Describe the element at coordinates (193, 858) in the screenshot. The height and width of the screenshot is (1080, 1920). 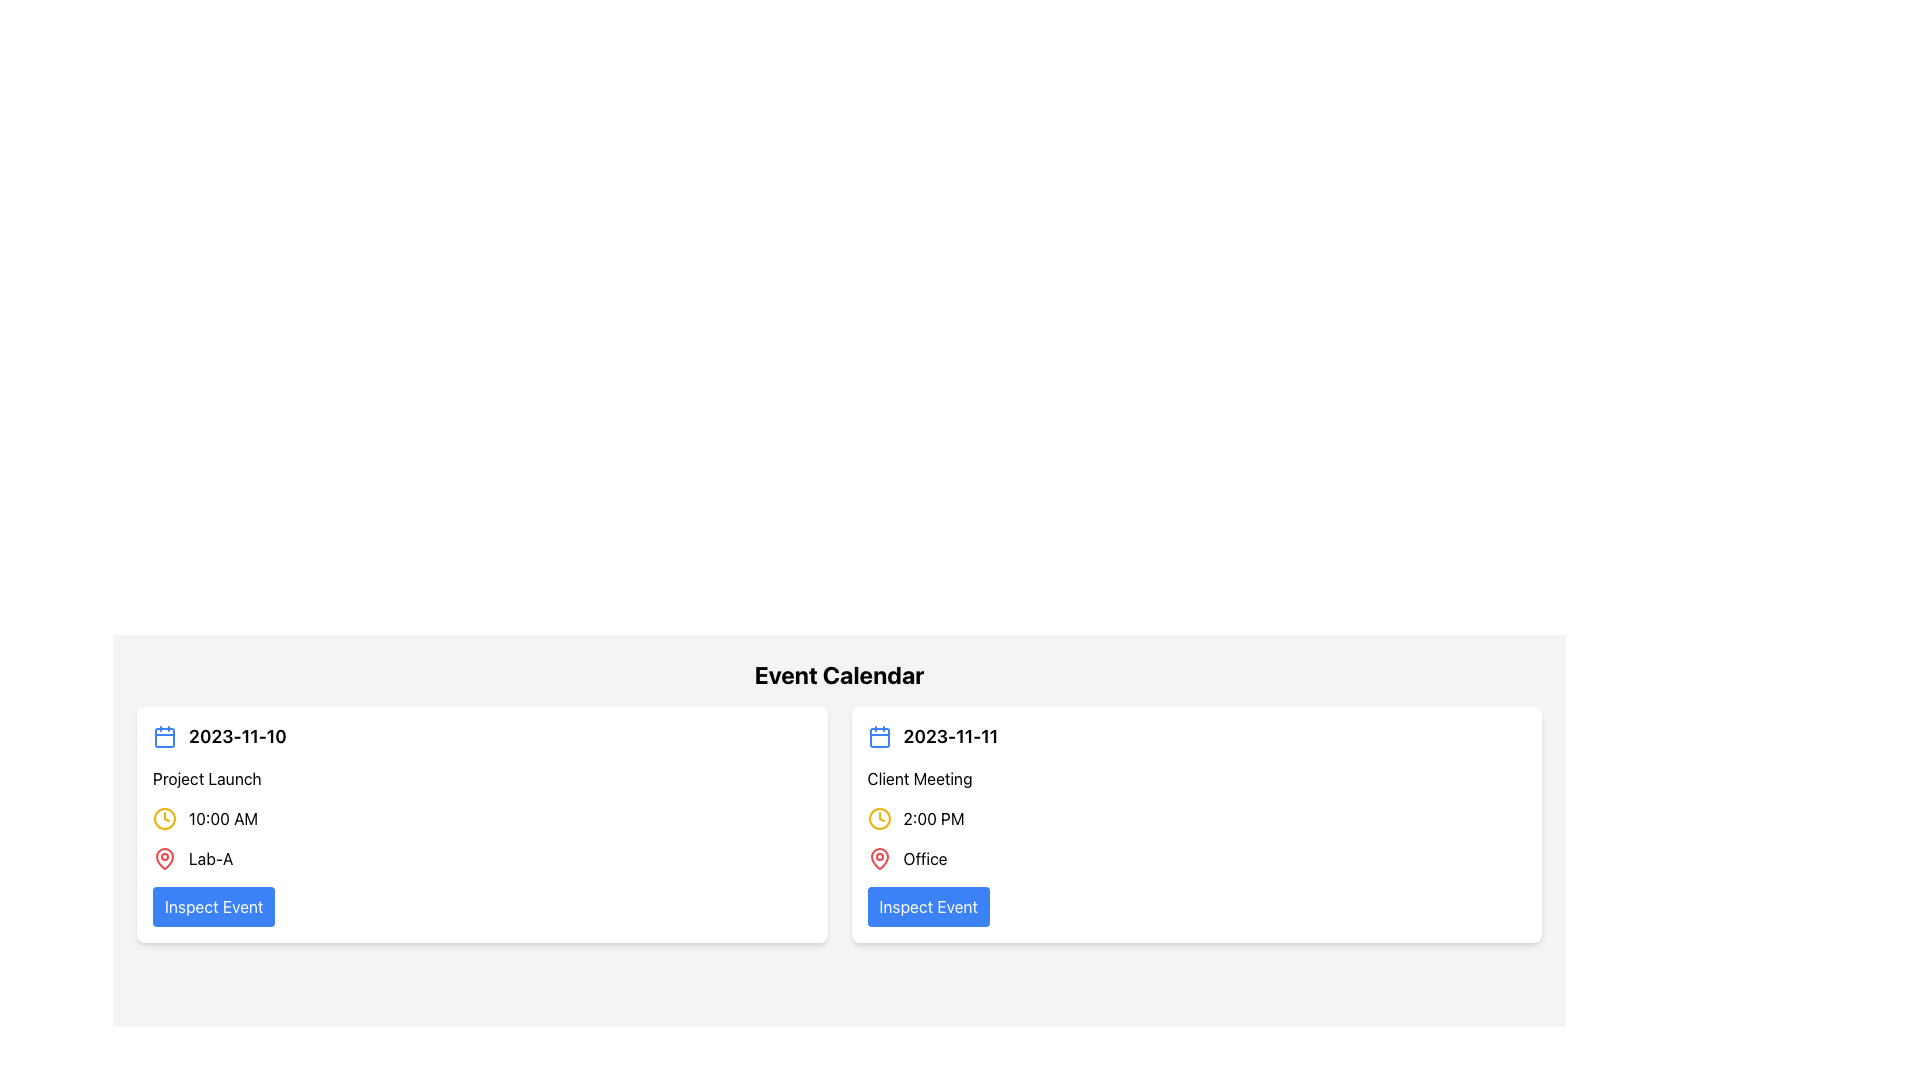
I see `the 'Lab-A' text label with the red map pin icon, which is located in the bottom-left area of the event card beneath the '10:00 AM' time detail` at that location.